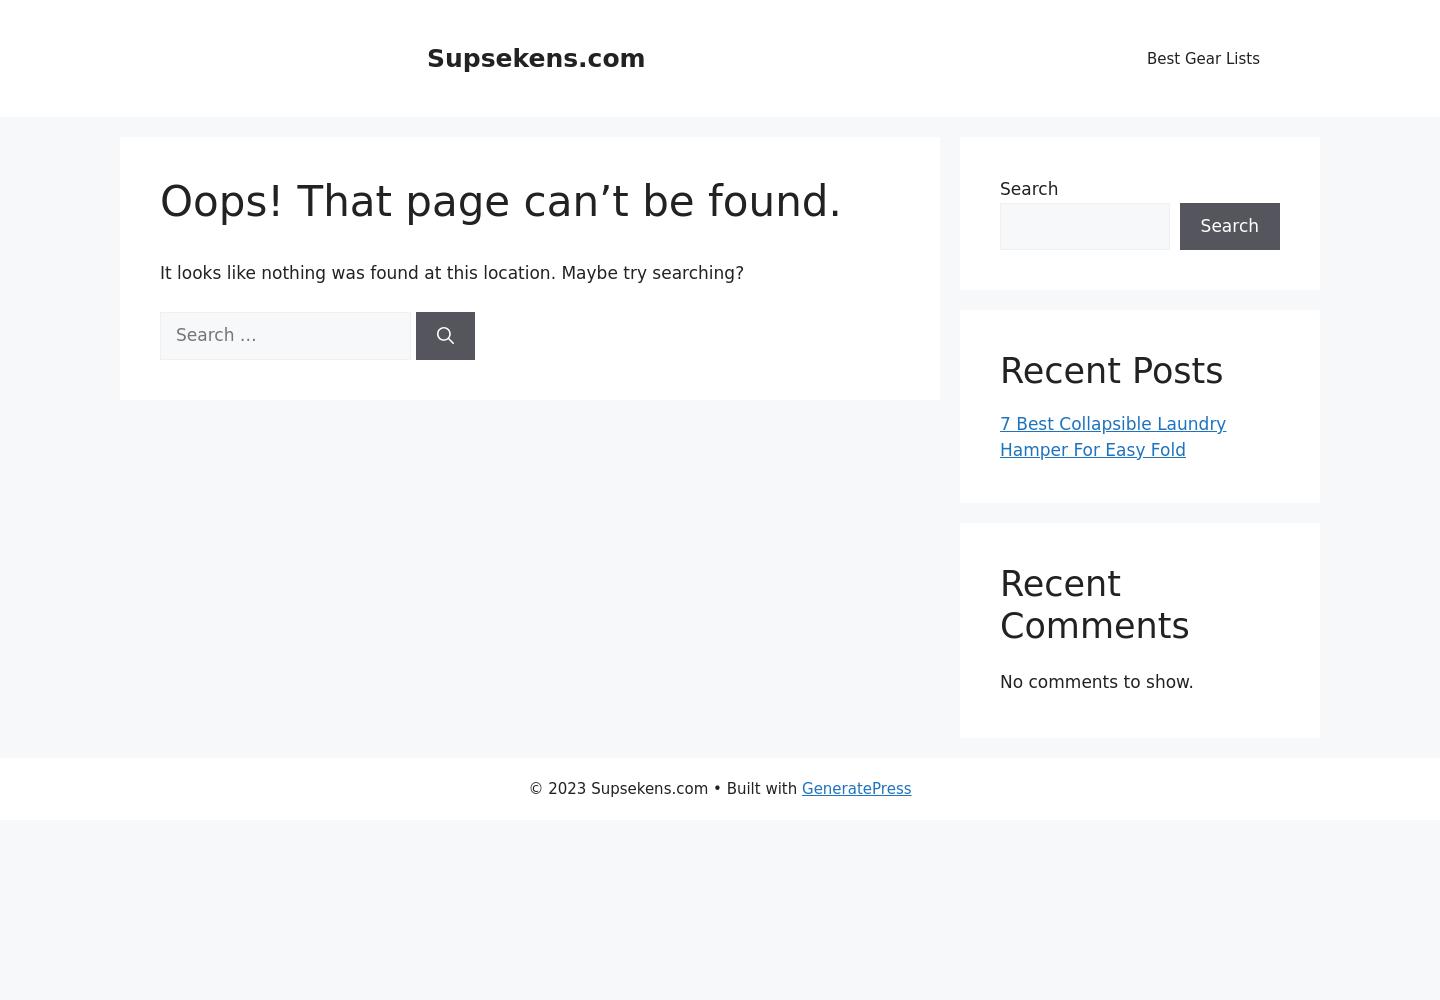 This screenshot has height=1000, width=1440. What do you see at coordinates (1110, 370) in the screenshot?
I see `'Recent Posts'` at bounding box center [1110, 370].